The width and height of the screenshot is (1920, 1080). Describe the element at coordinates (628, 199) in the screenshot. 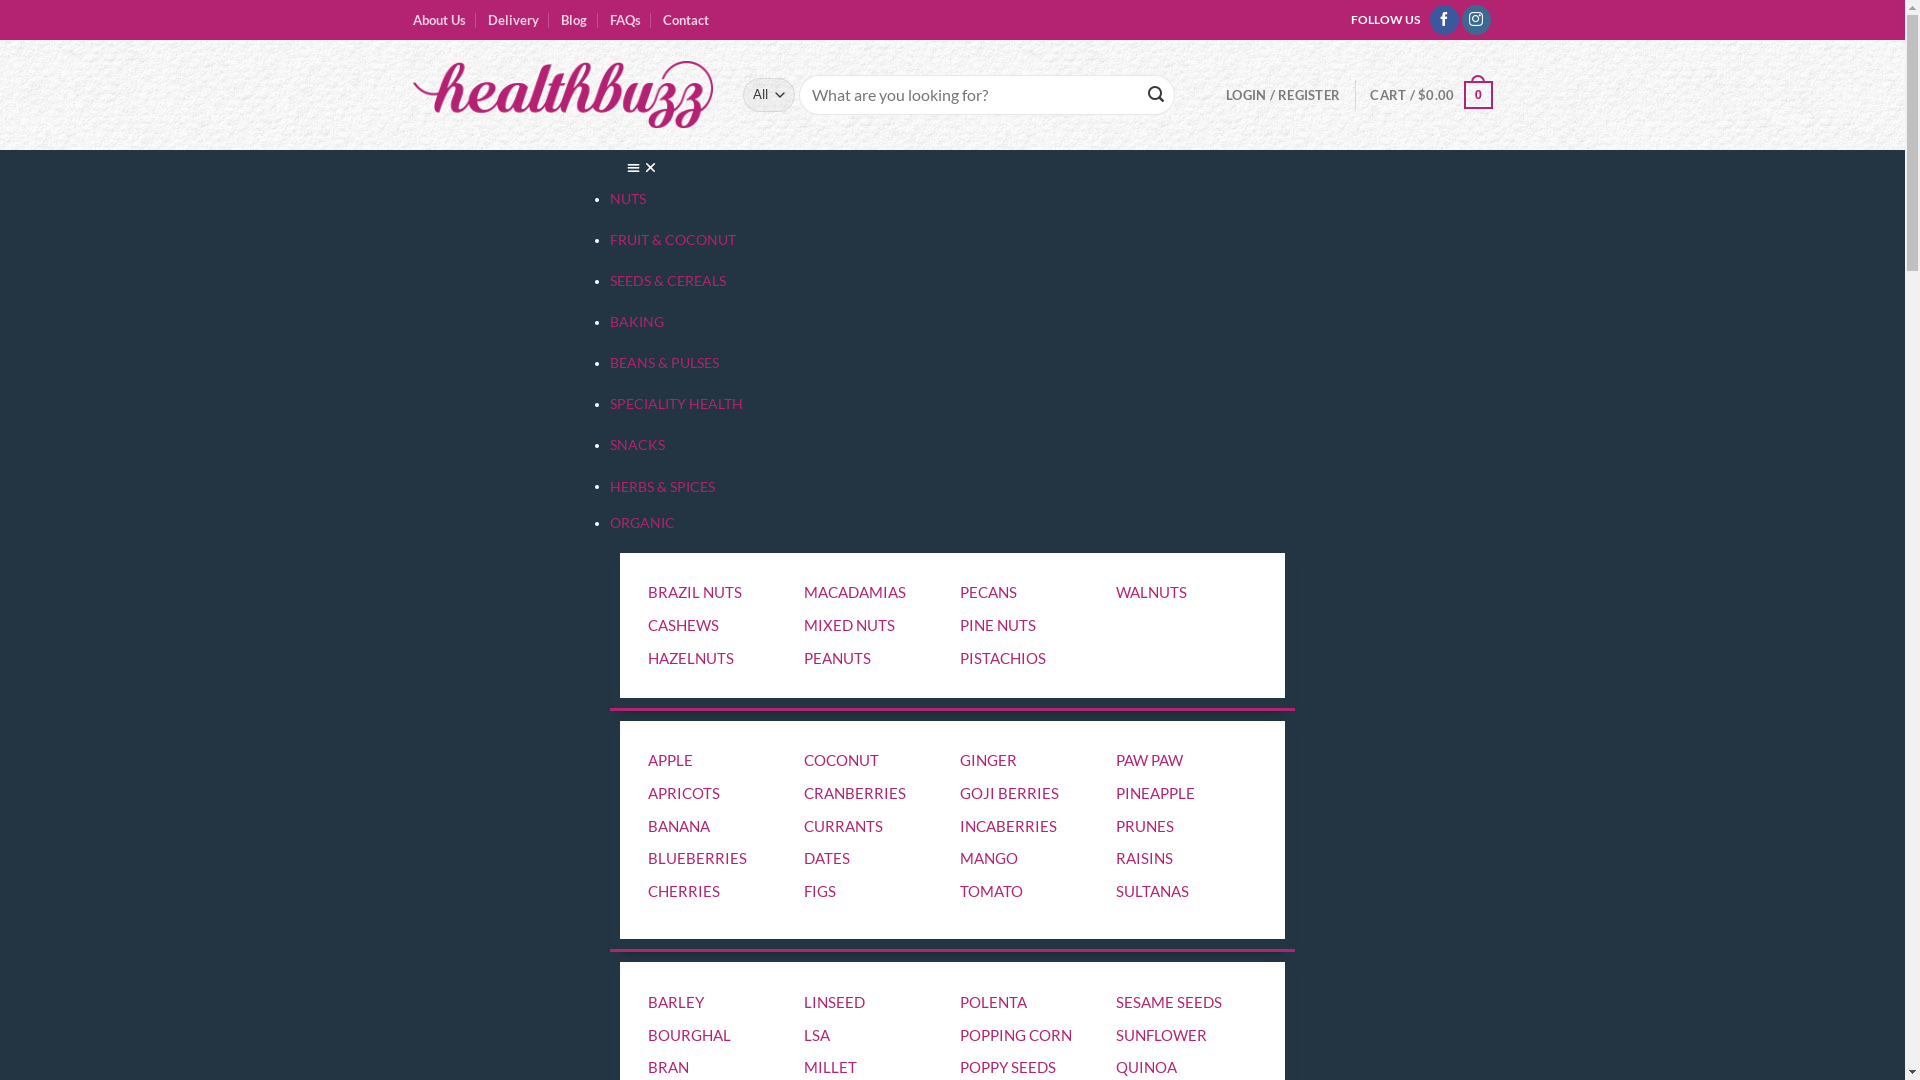

I see `'NUTS'` at that location.